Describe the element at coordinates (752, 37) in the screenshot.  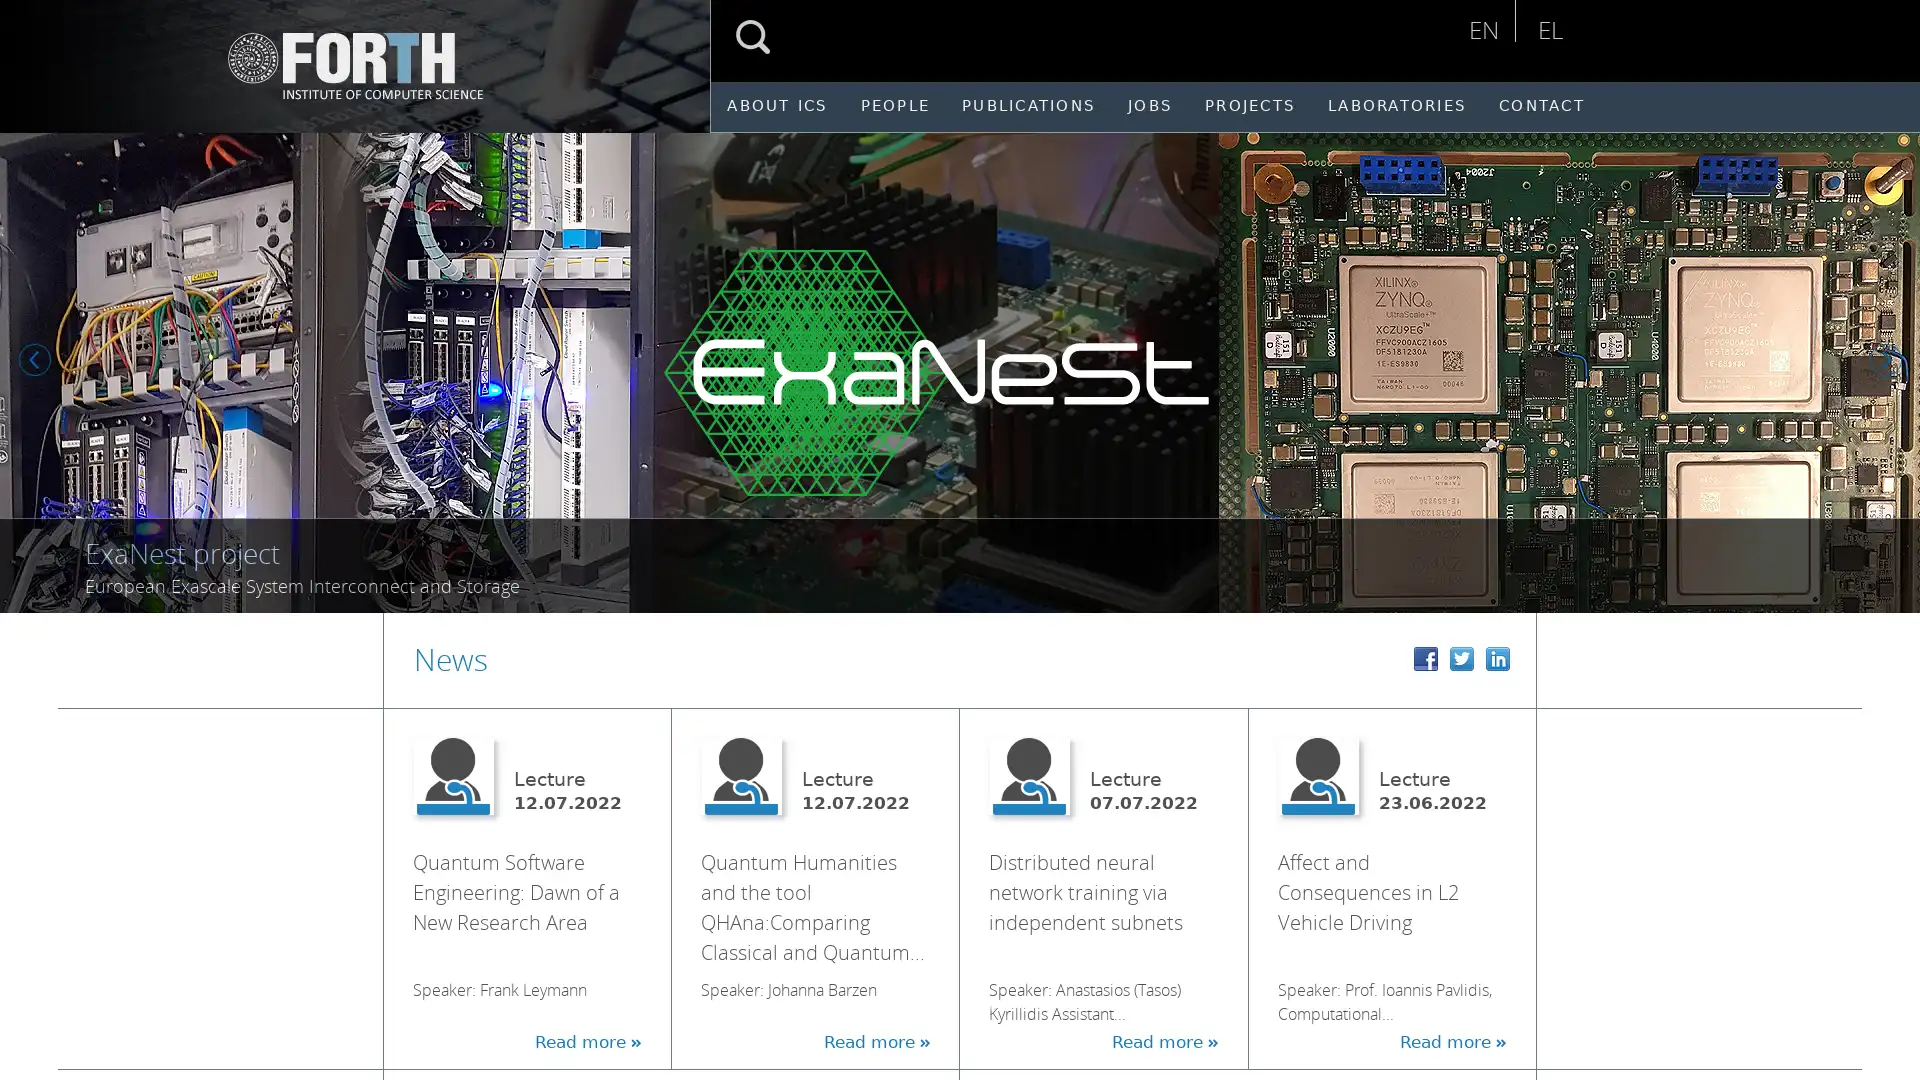
I see `Submit Search Button` at that location.